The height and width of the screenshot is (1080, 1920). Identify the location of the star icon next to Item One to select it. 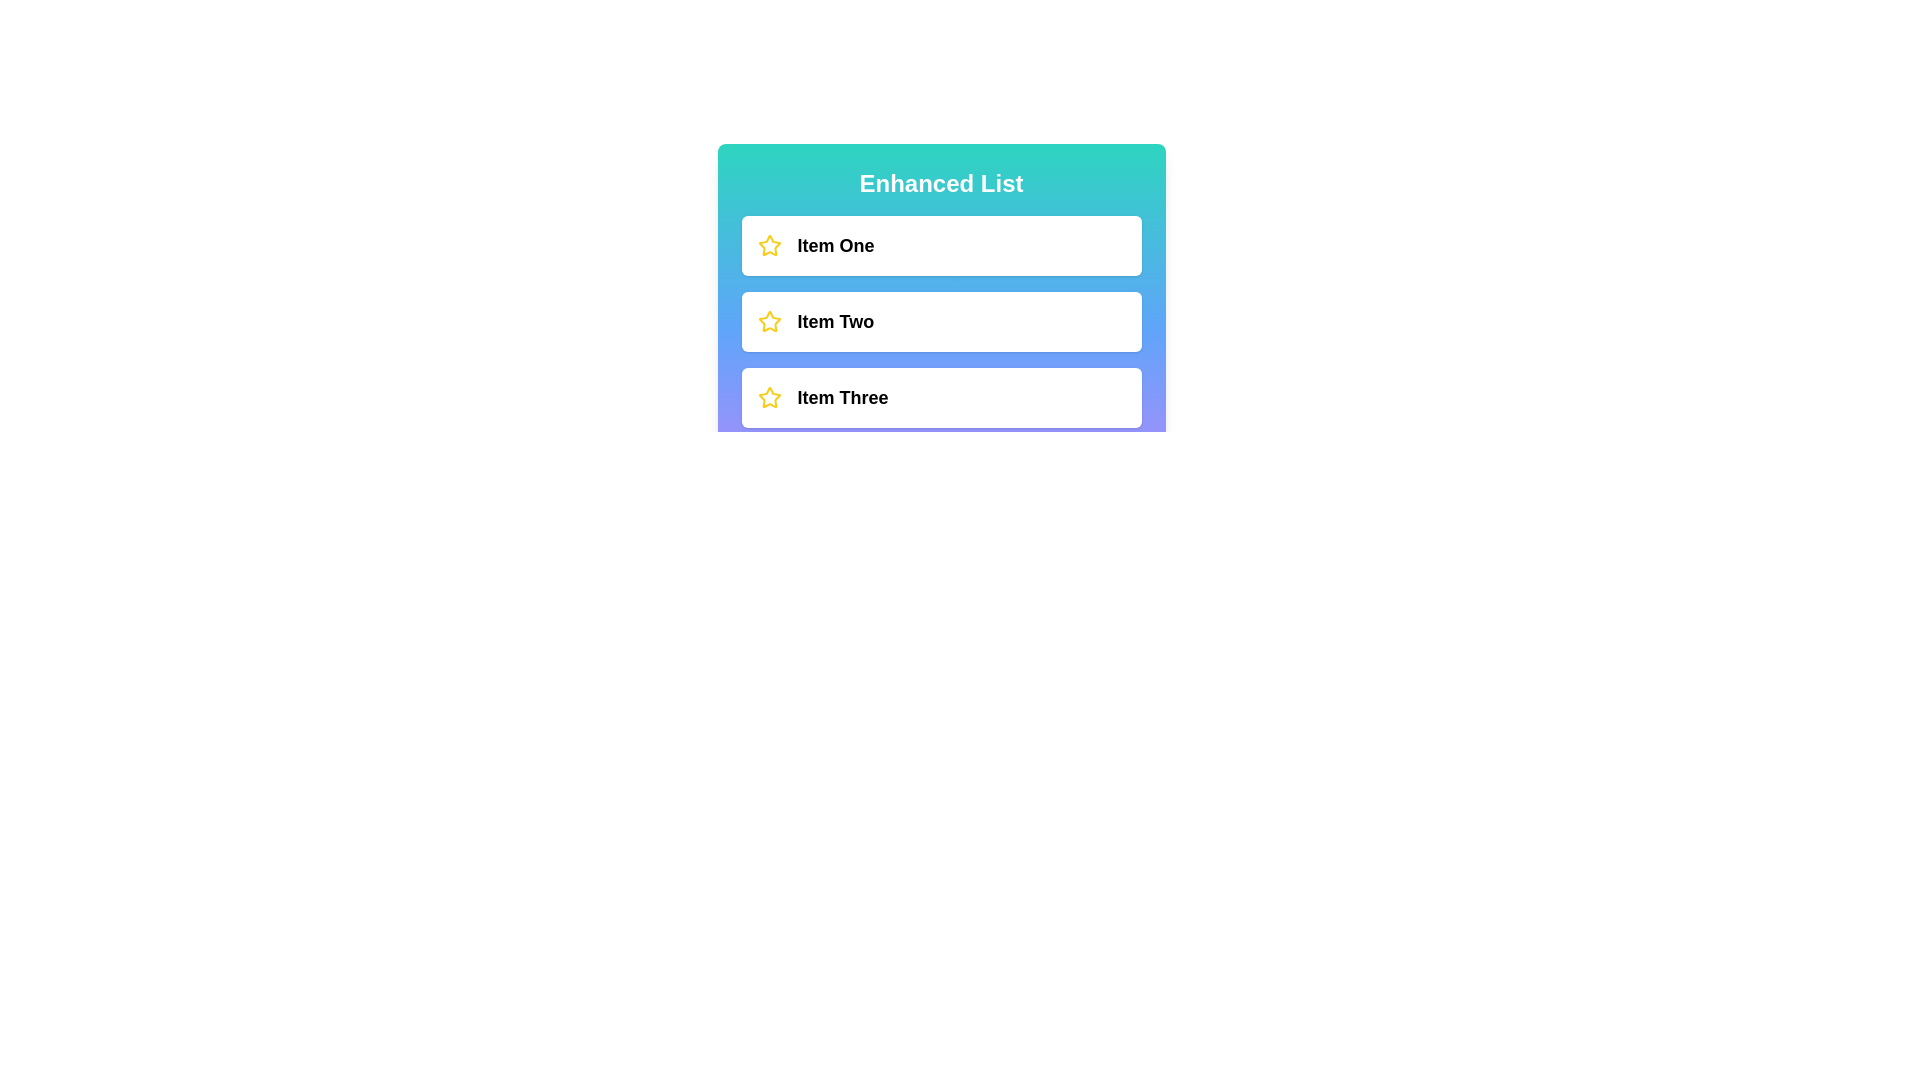
(768, 245).